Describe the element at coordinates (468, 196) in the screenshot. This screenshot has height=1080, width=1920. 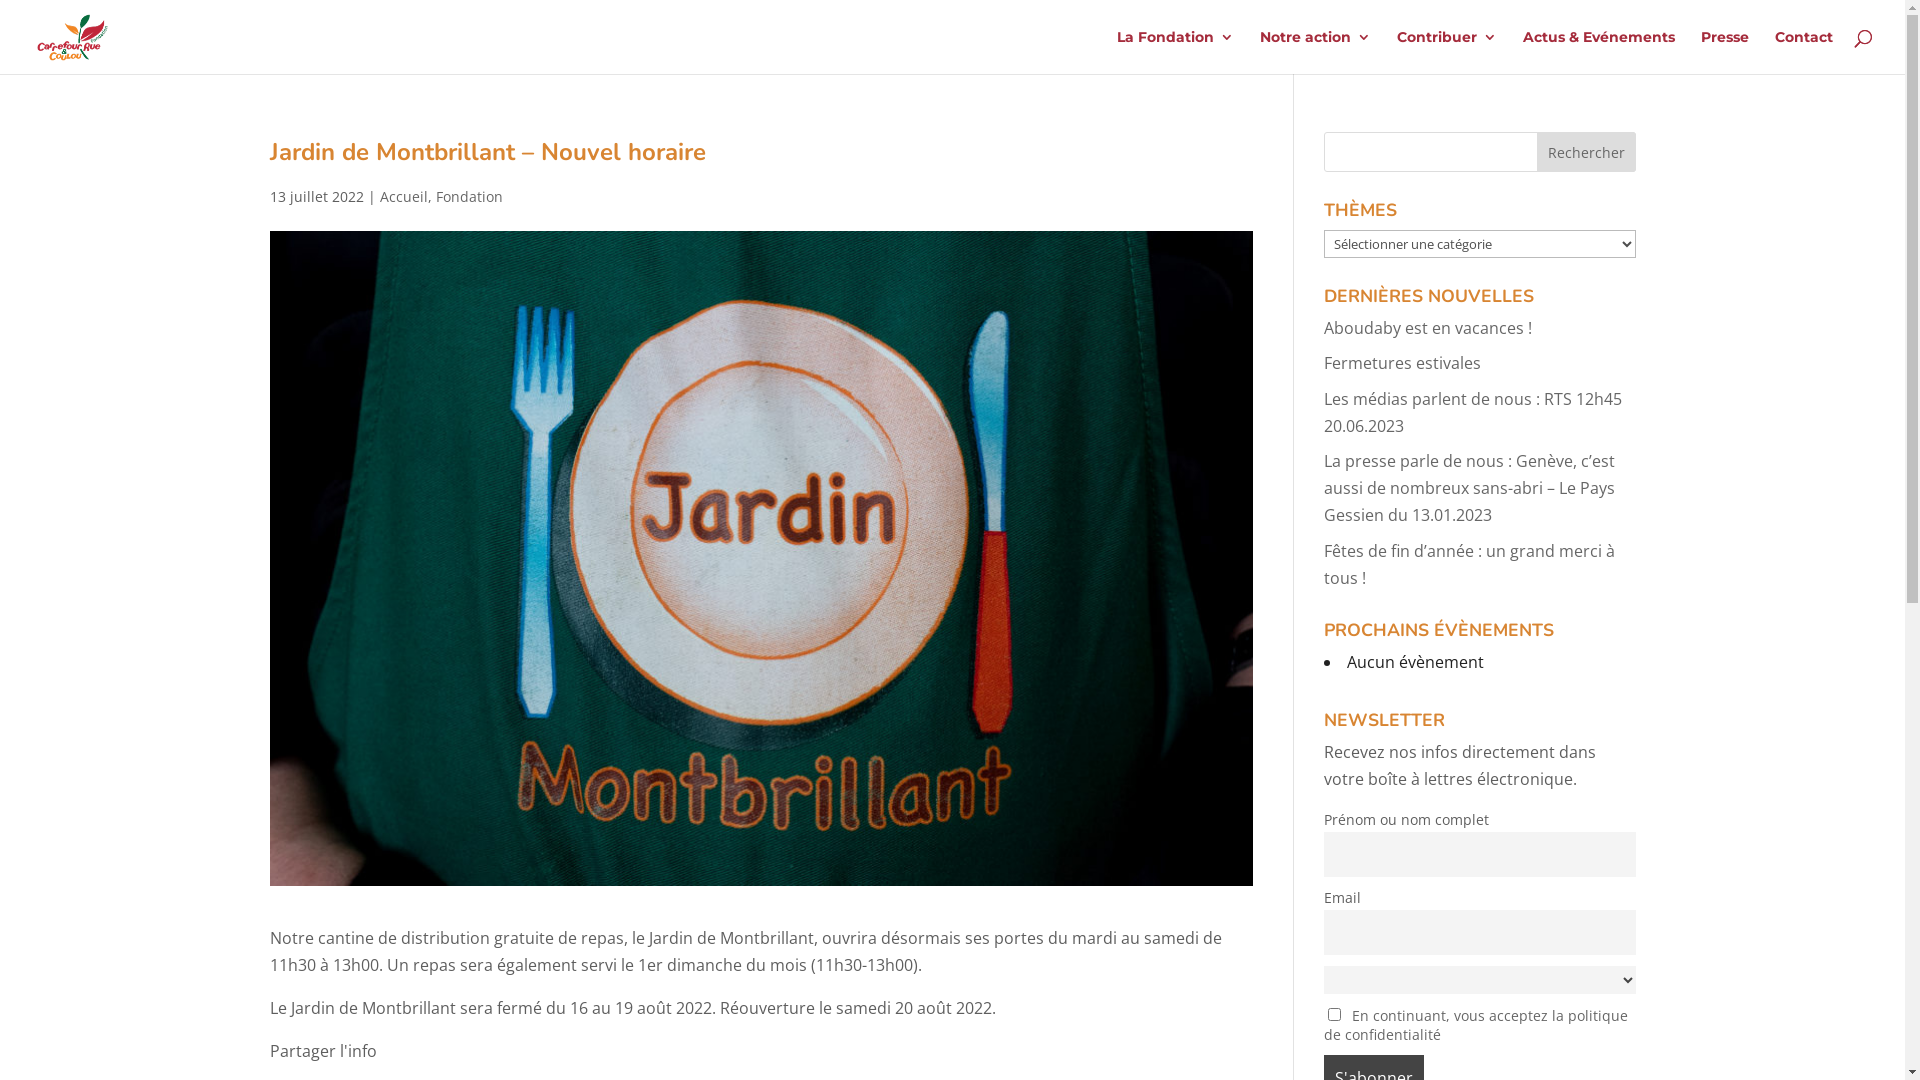
I see `'Fondation'` at that location.